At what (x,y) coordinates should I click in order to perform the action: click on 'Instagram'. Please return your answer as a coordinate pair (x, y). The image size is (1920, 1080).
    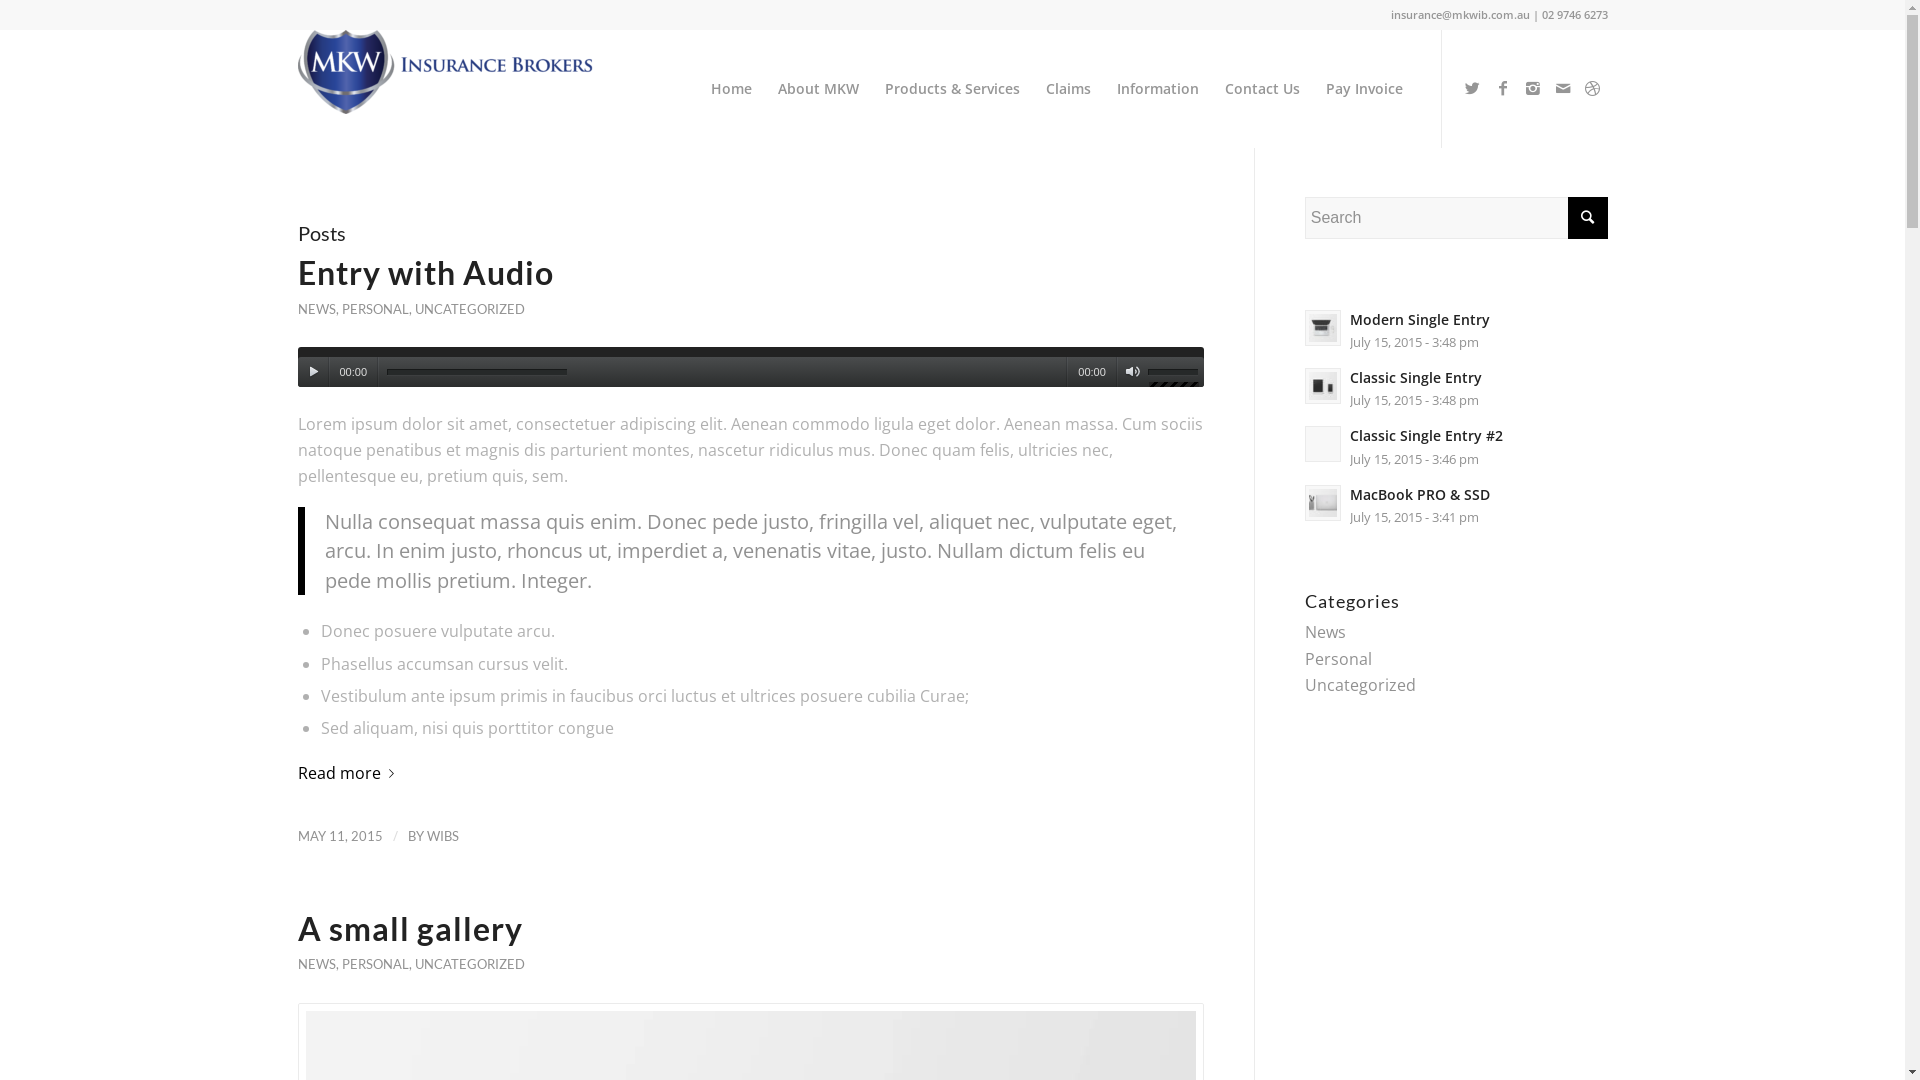
    Looking at the image, I should click on (1531, 87).